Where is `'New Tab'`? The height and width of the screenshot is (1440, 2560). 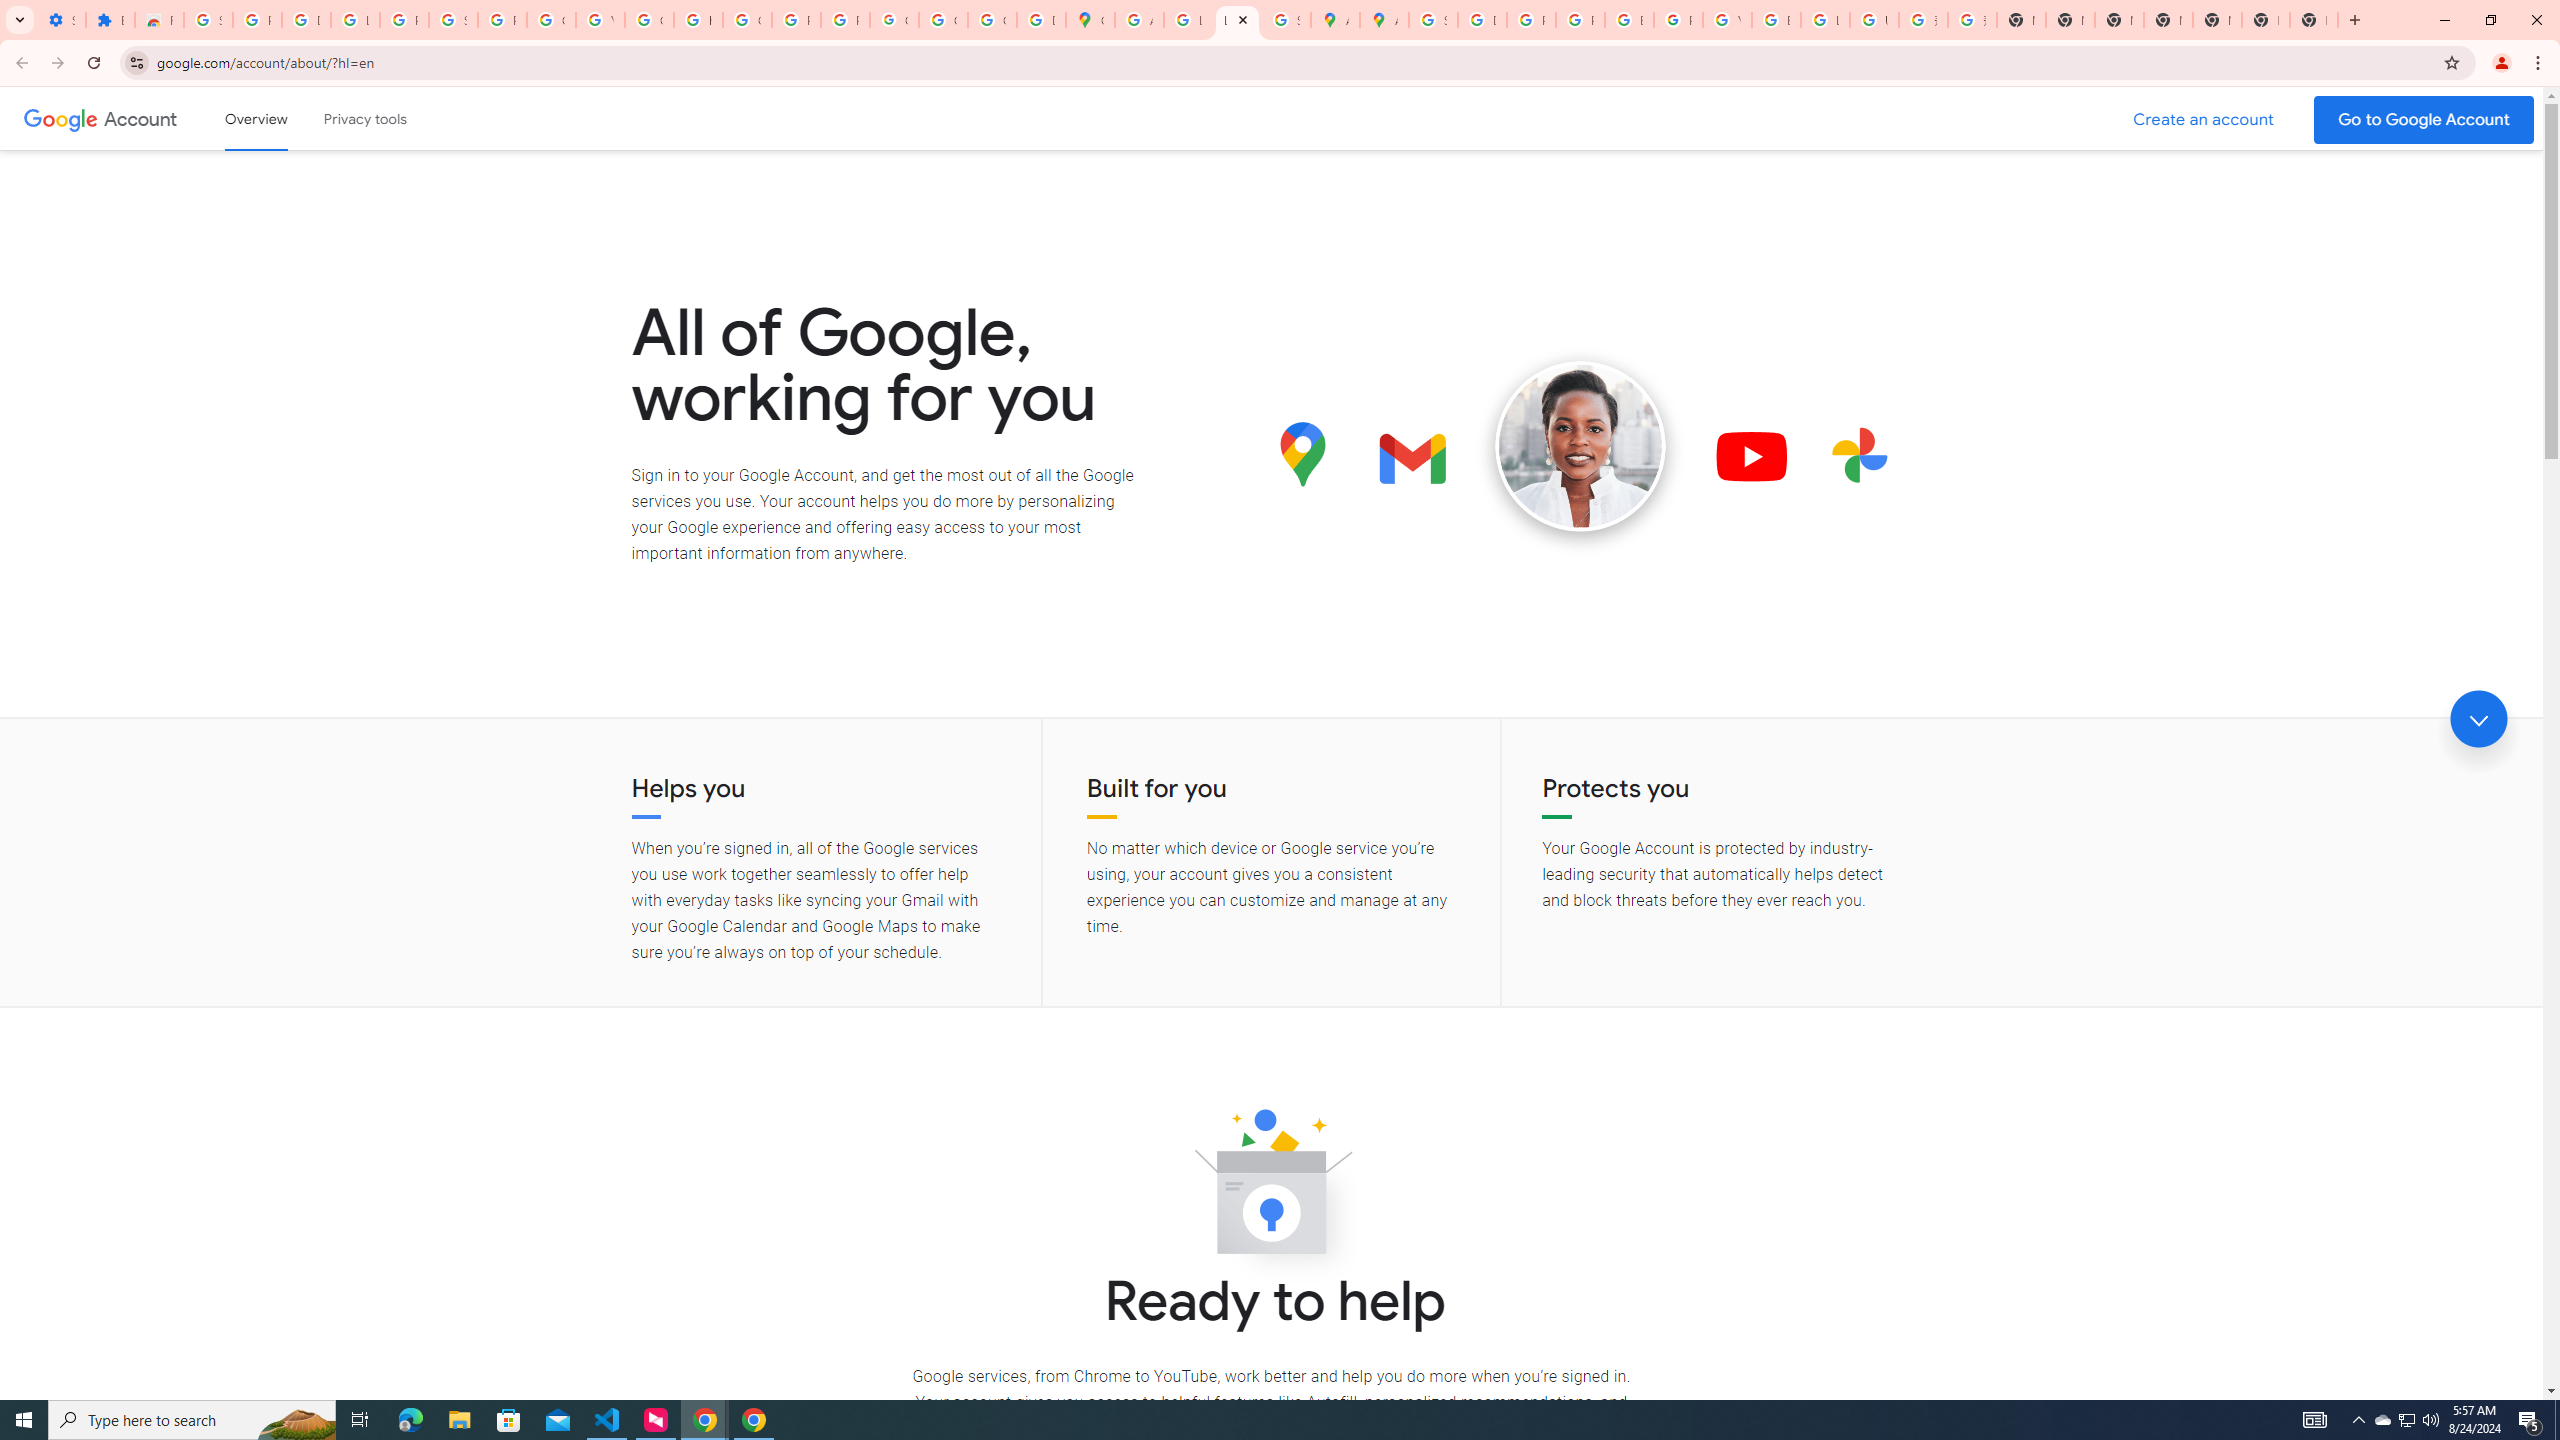 'New Tab' is located at coordinates (2314, 19).